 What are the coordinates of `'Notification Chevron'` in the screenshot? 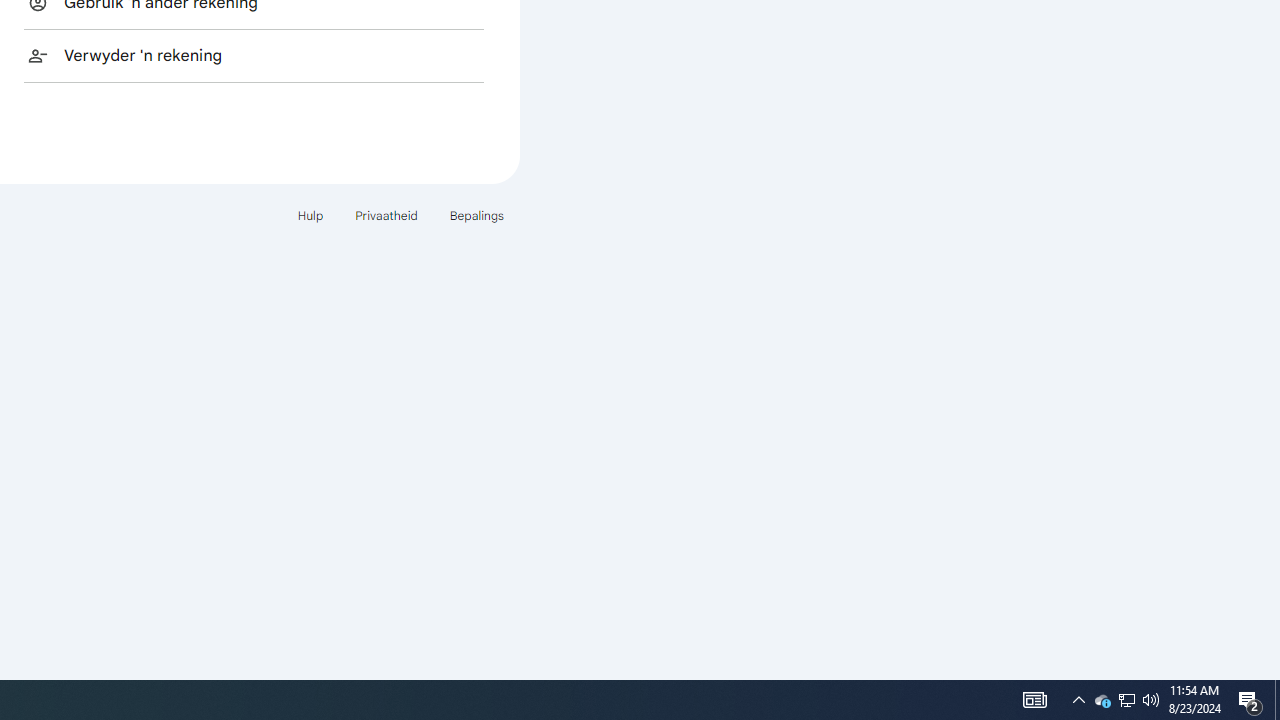 It's located at (1078, 698).